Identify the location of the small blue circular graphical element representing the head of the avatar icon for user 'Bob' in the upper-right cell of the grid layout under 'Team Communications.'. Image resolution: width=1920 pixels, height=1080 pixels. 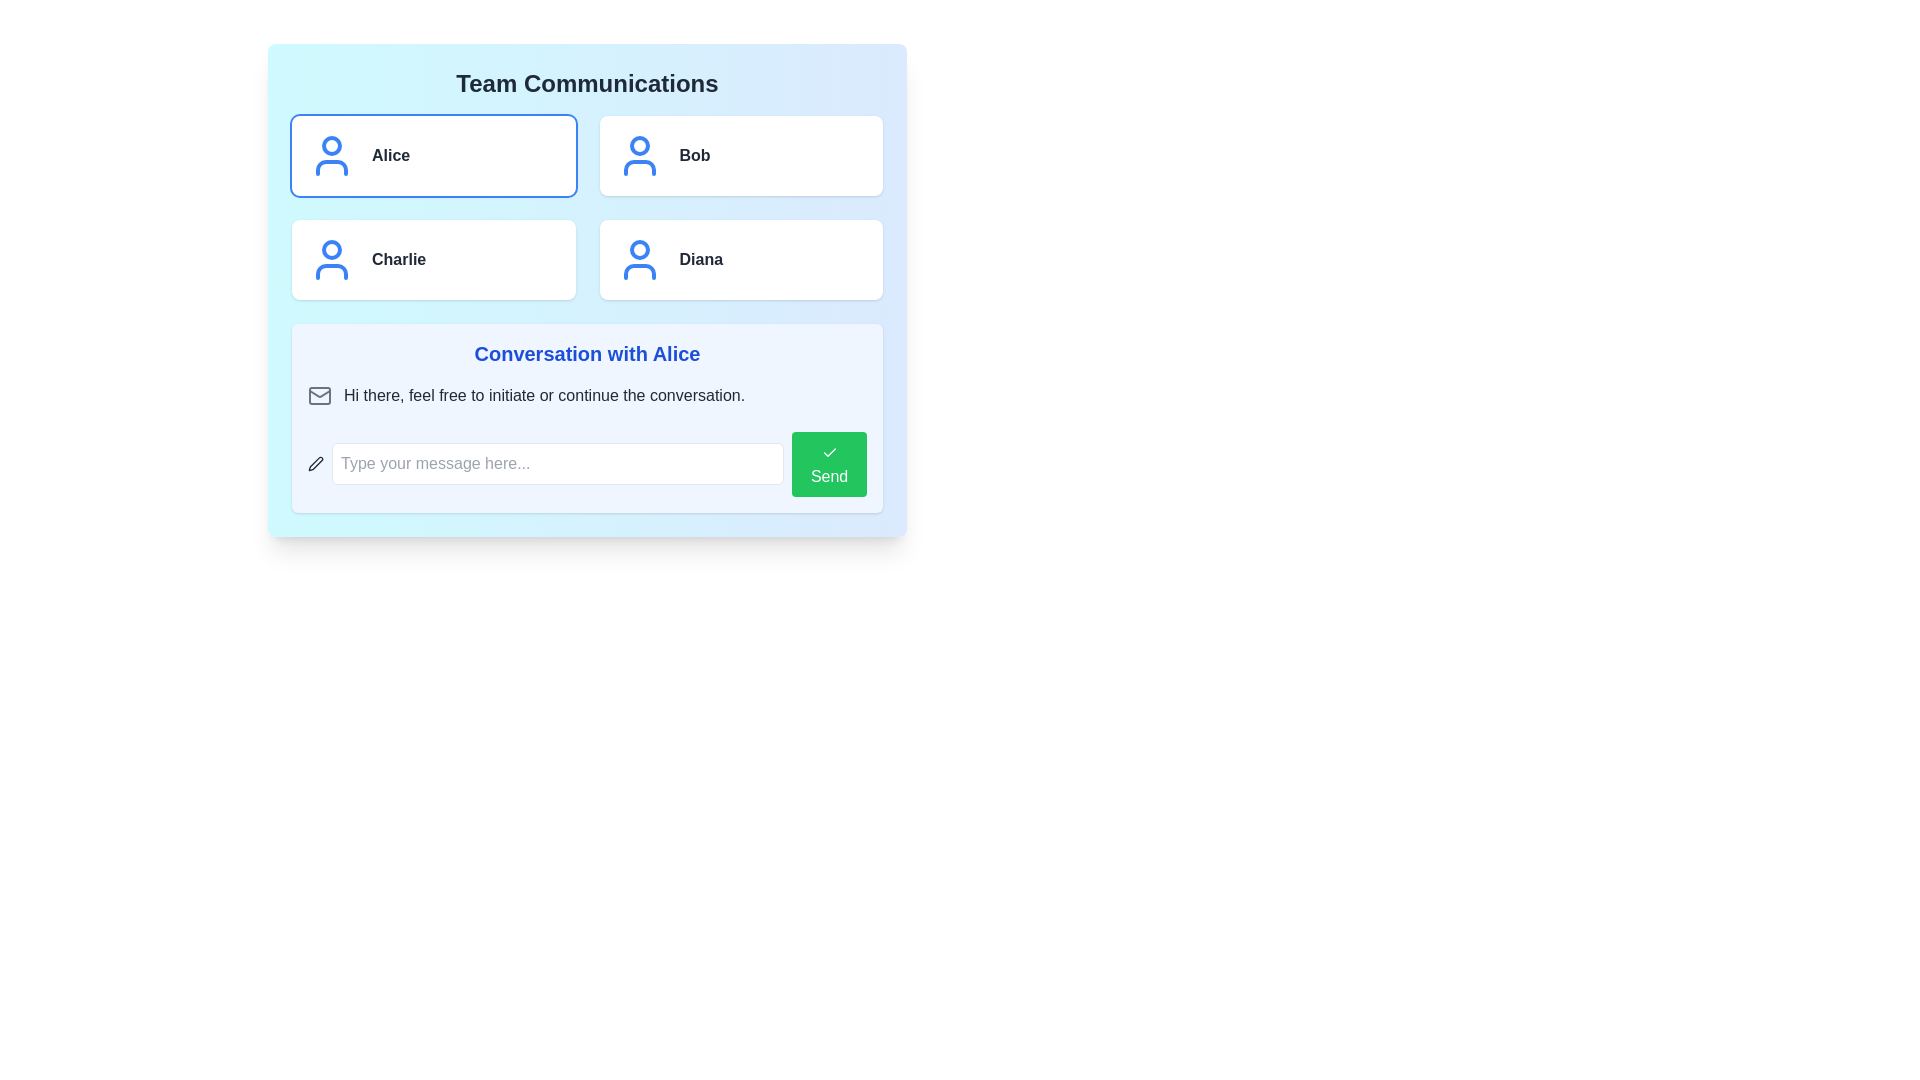
(638, 145).